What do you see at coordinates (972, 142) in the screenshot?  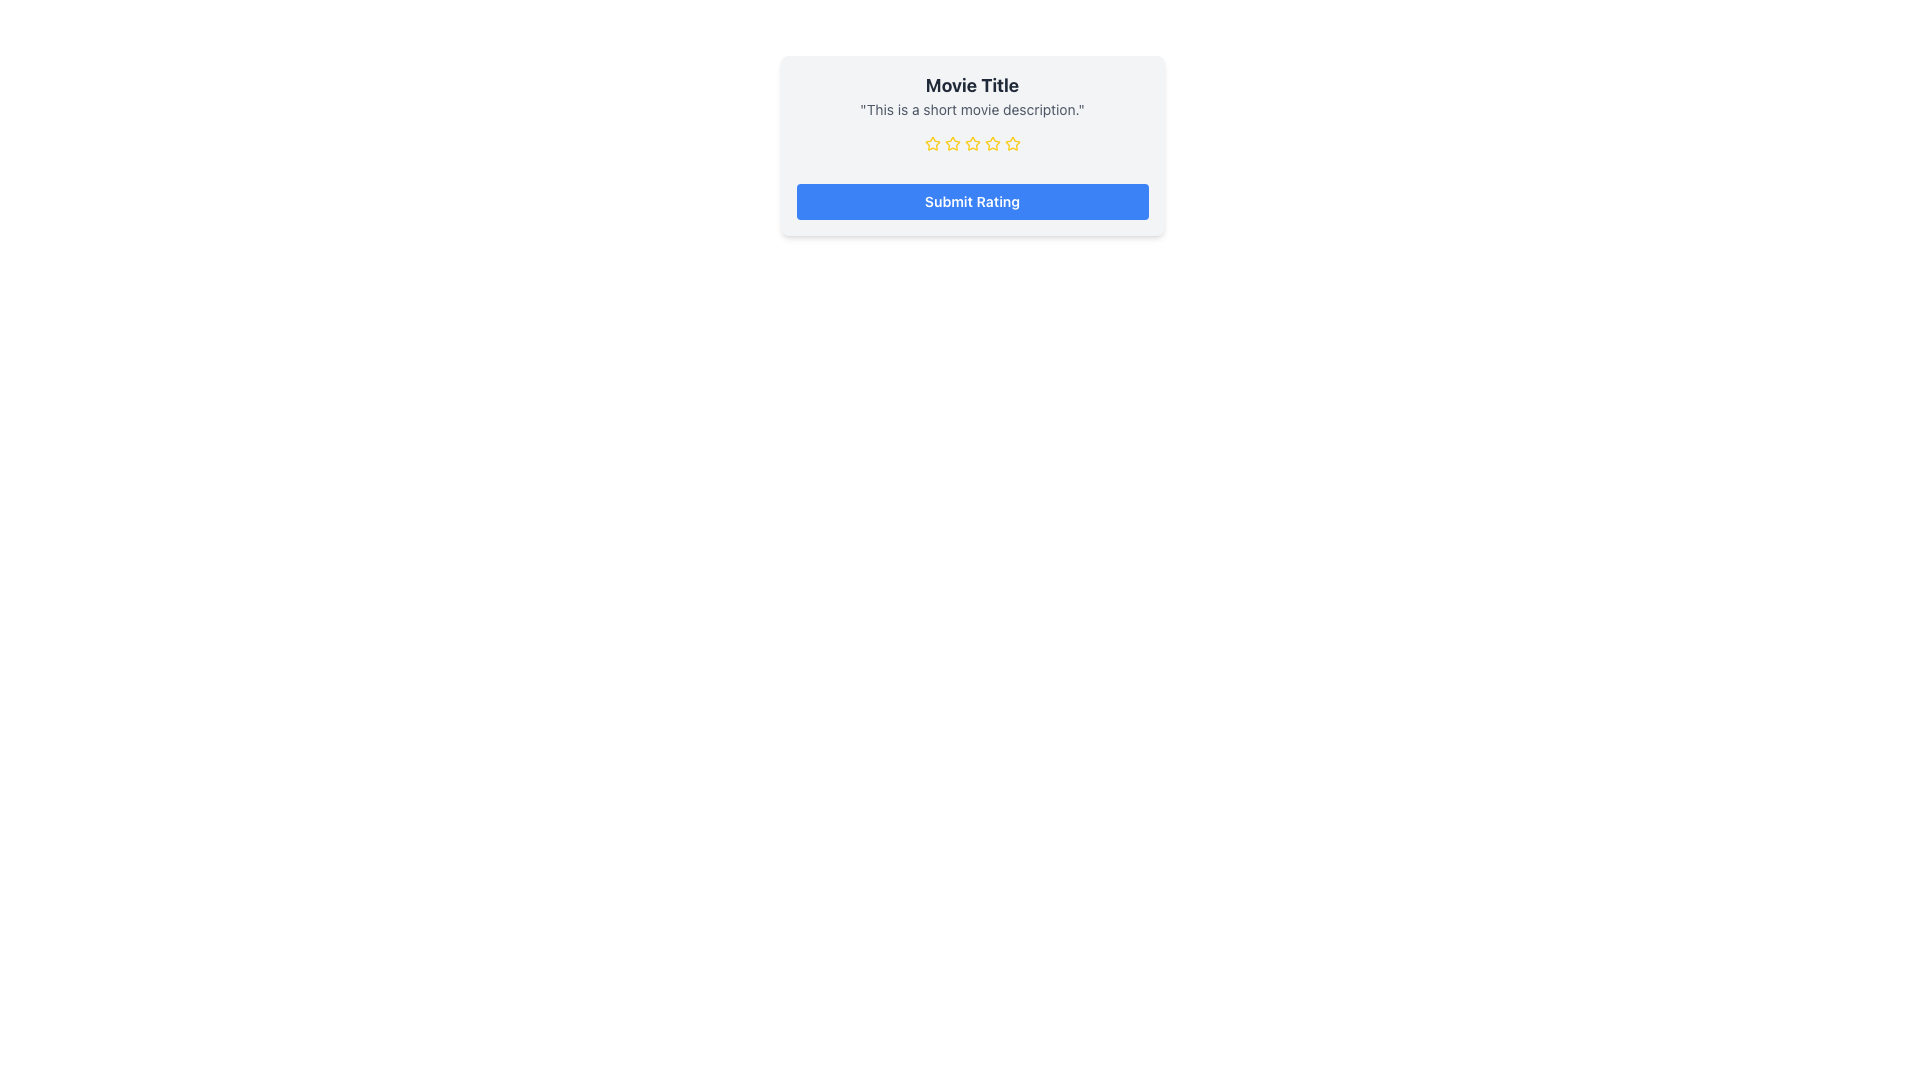 I see `the star icon in the rating bar located below the movie description` at bounding box center [972, 142].